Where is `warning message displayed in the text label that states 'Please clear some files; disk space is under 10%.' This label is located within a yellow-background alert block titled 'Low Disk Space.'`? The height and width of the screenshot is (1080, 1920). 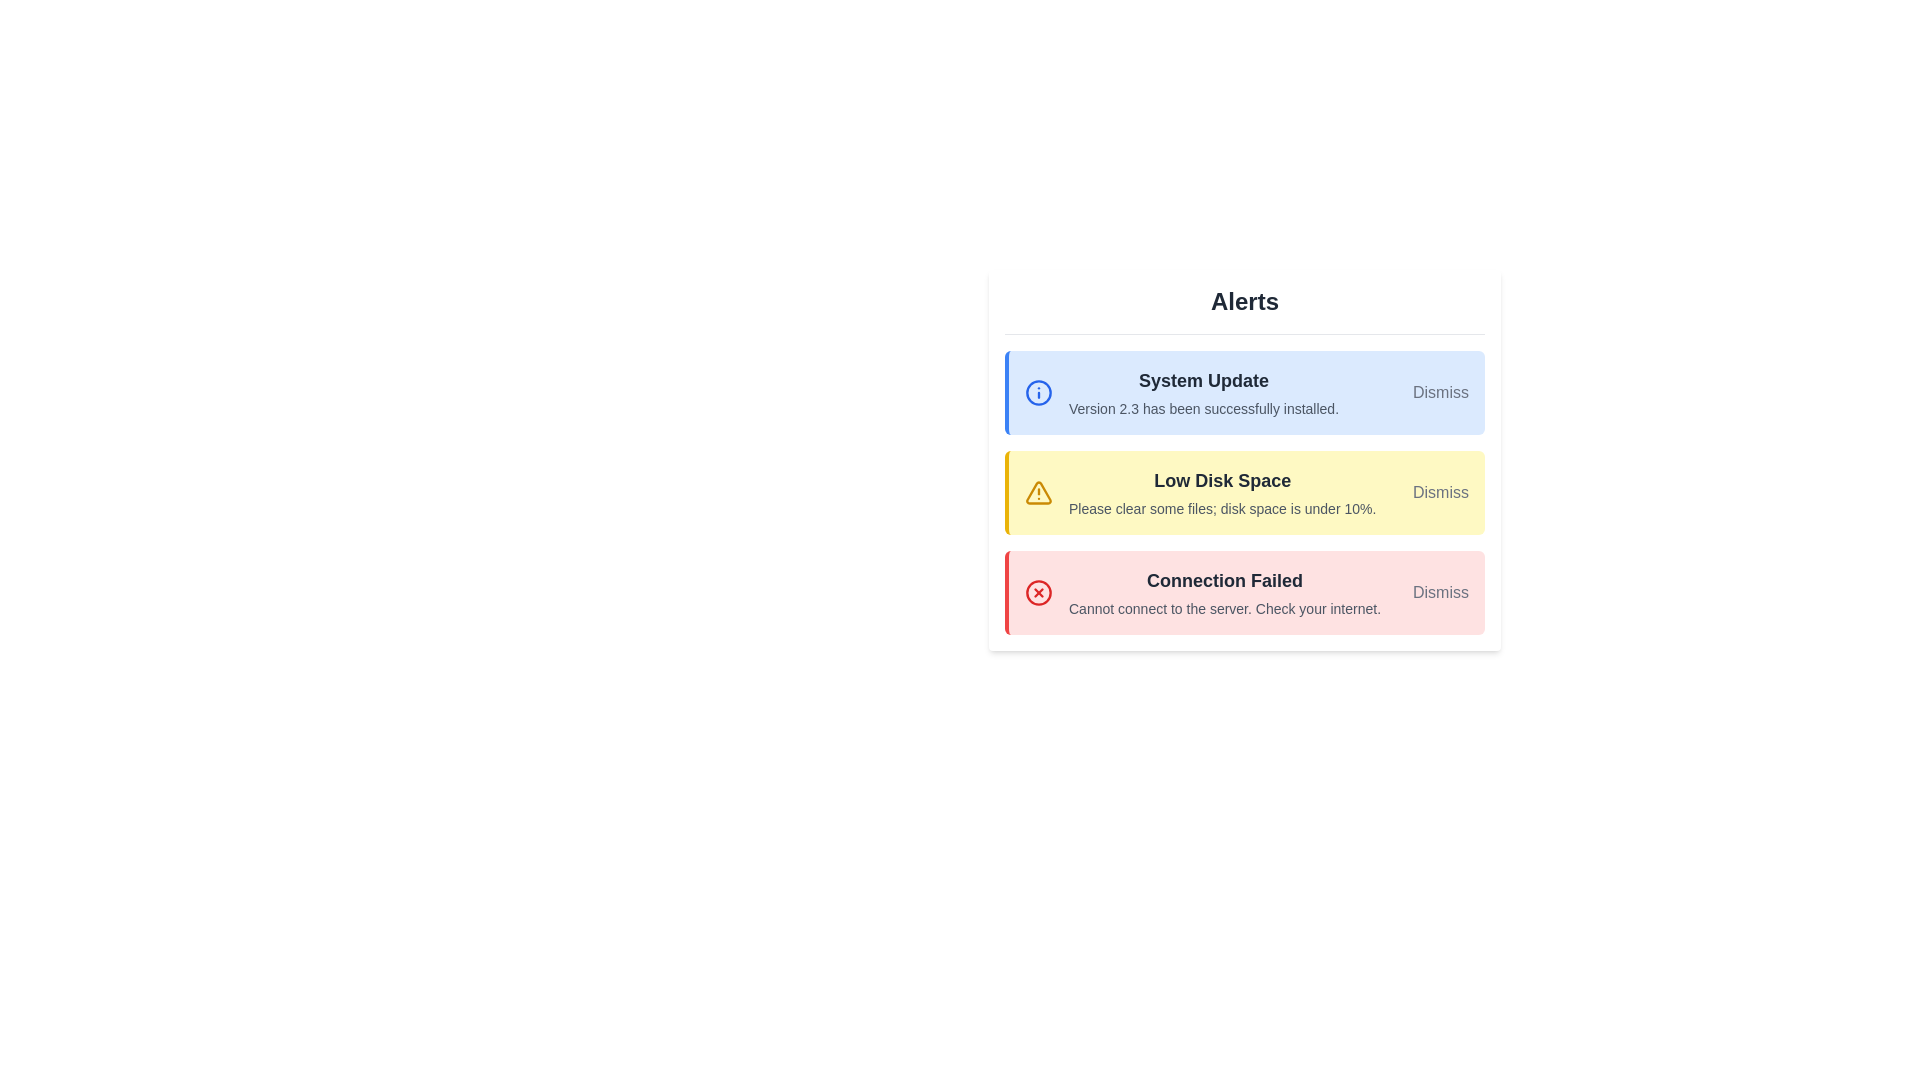 warning message displayed in the text label that states 'Please clear some files; disk space is under 10%.' This label is located within a yellow-background alert block titled 'Low Disk Space.' is located at coordinates (1221, 508).